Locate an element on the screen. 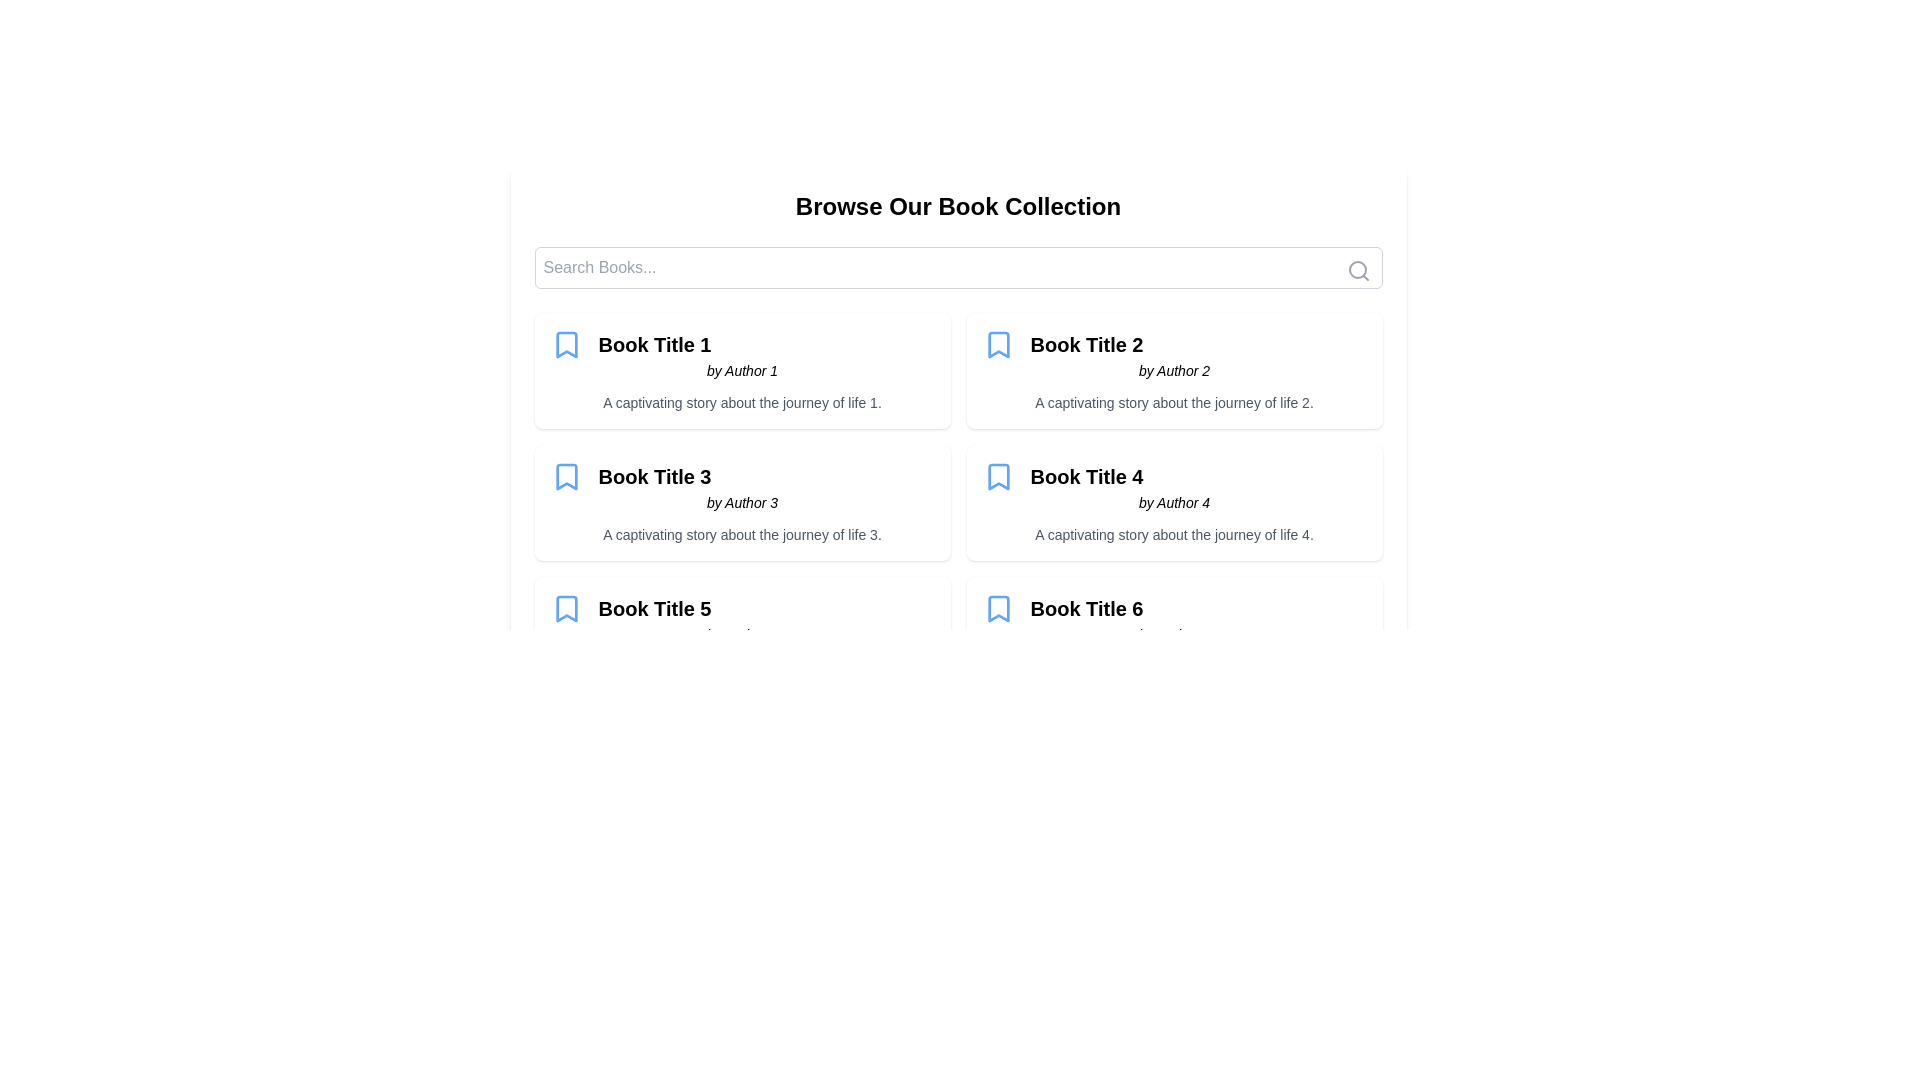 This screenshot has width=1920, height=1080. the italicized text label reading 'by Author 3' located below the title 'Book Title 3' in the second column of the first row of the grid layout is located at coordinates (741, 501).